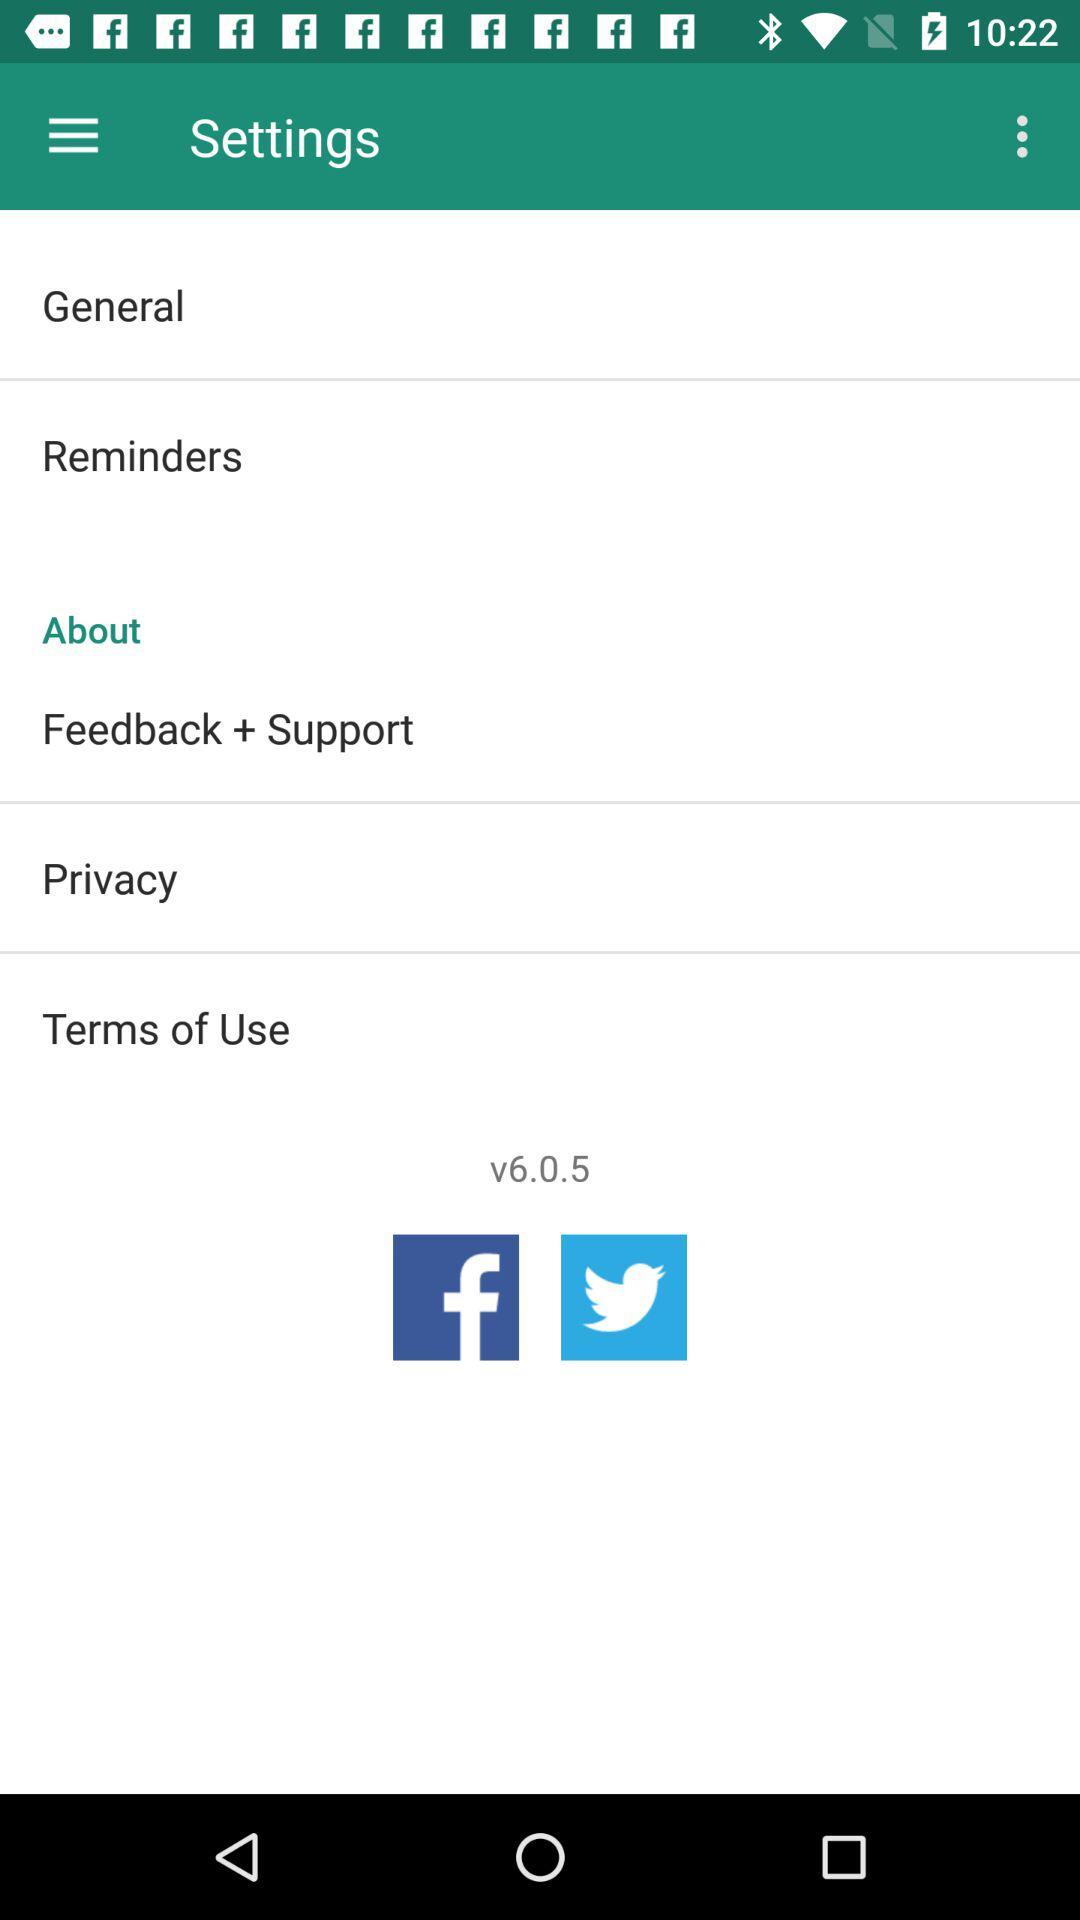 The width and height of the screenshot is (1080, 1920). What do you see at coordinates (540, 726) in the screenshot?
I see `icon below the about` at bounding box center [540, 726].